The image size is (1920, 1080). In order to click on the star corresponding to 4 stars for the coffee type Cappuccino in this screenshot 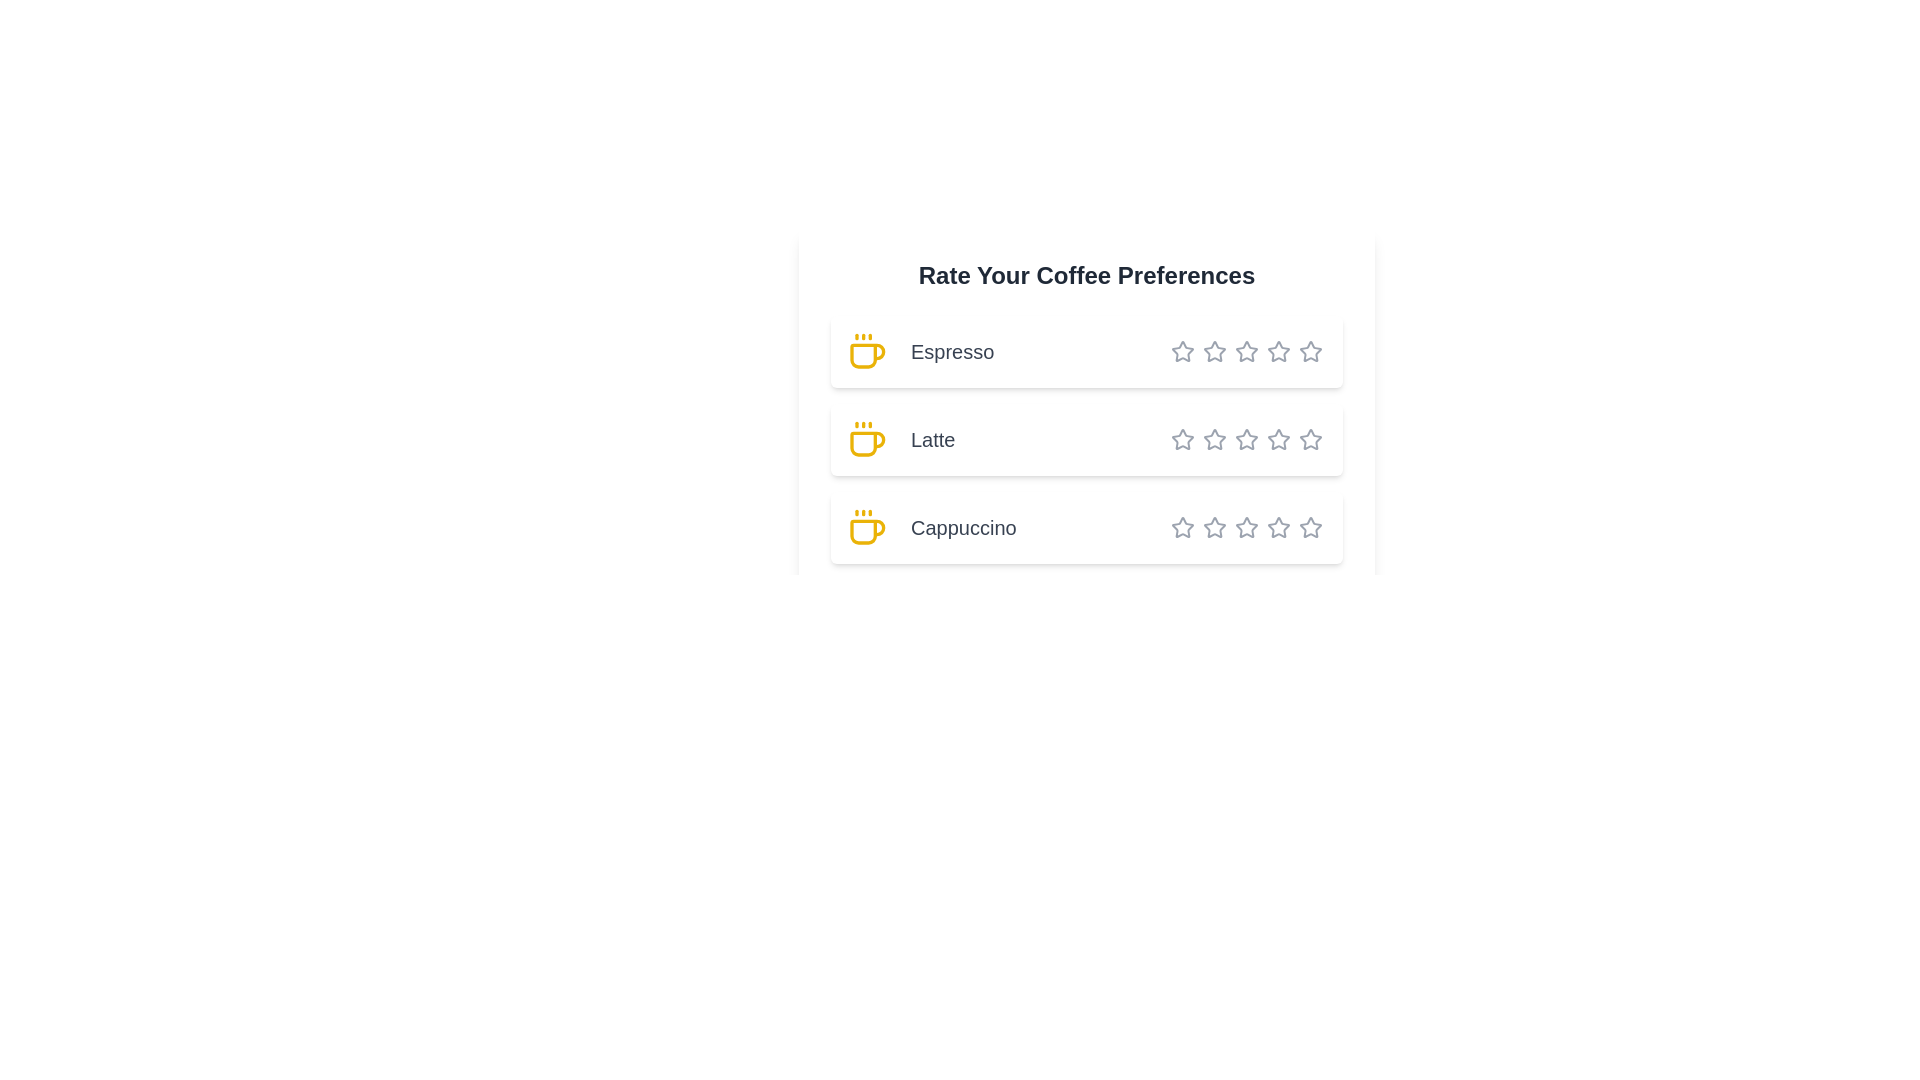, I will do `click(1242, 527)`.